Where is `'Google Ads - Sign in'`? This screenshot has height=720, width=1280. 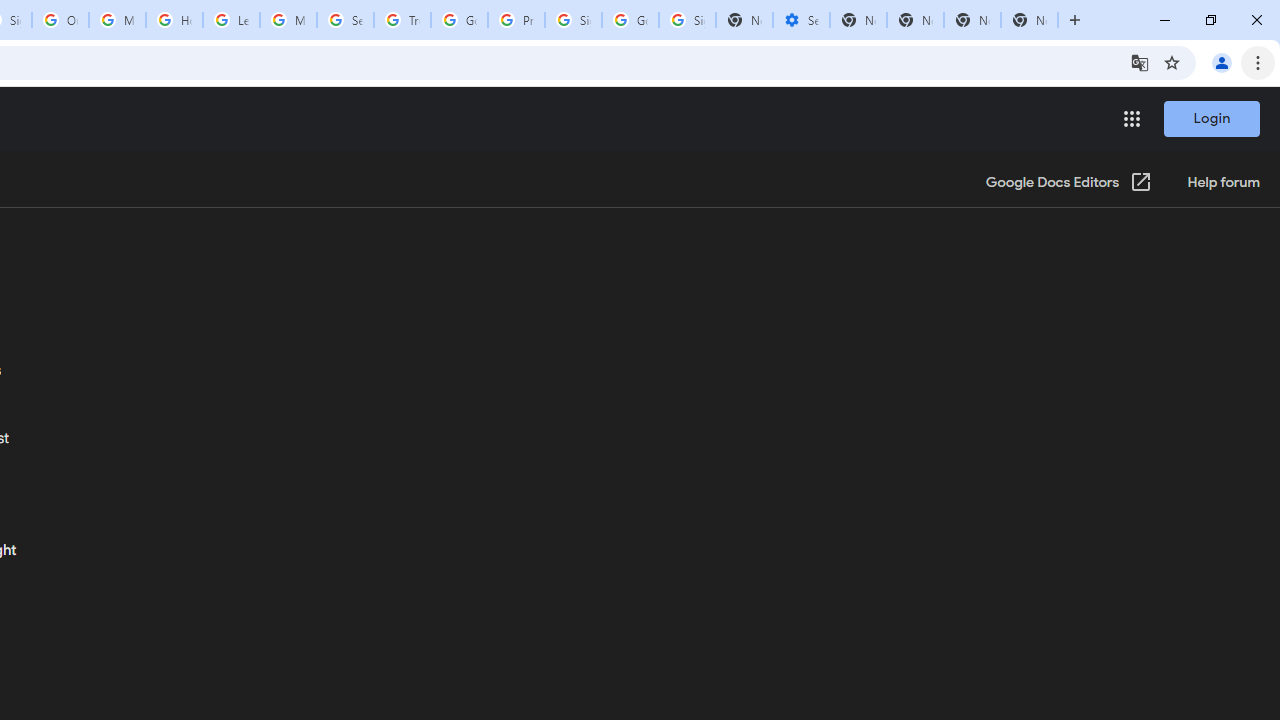 'Google Ads - Sign in' is located at coordinates (458, 20).